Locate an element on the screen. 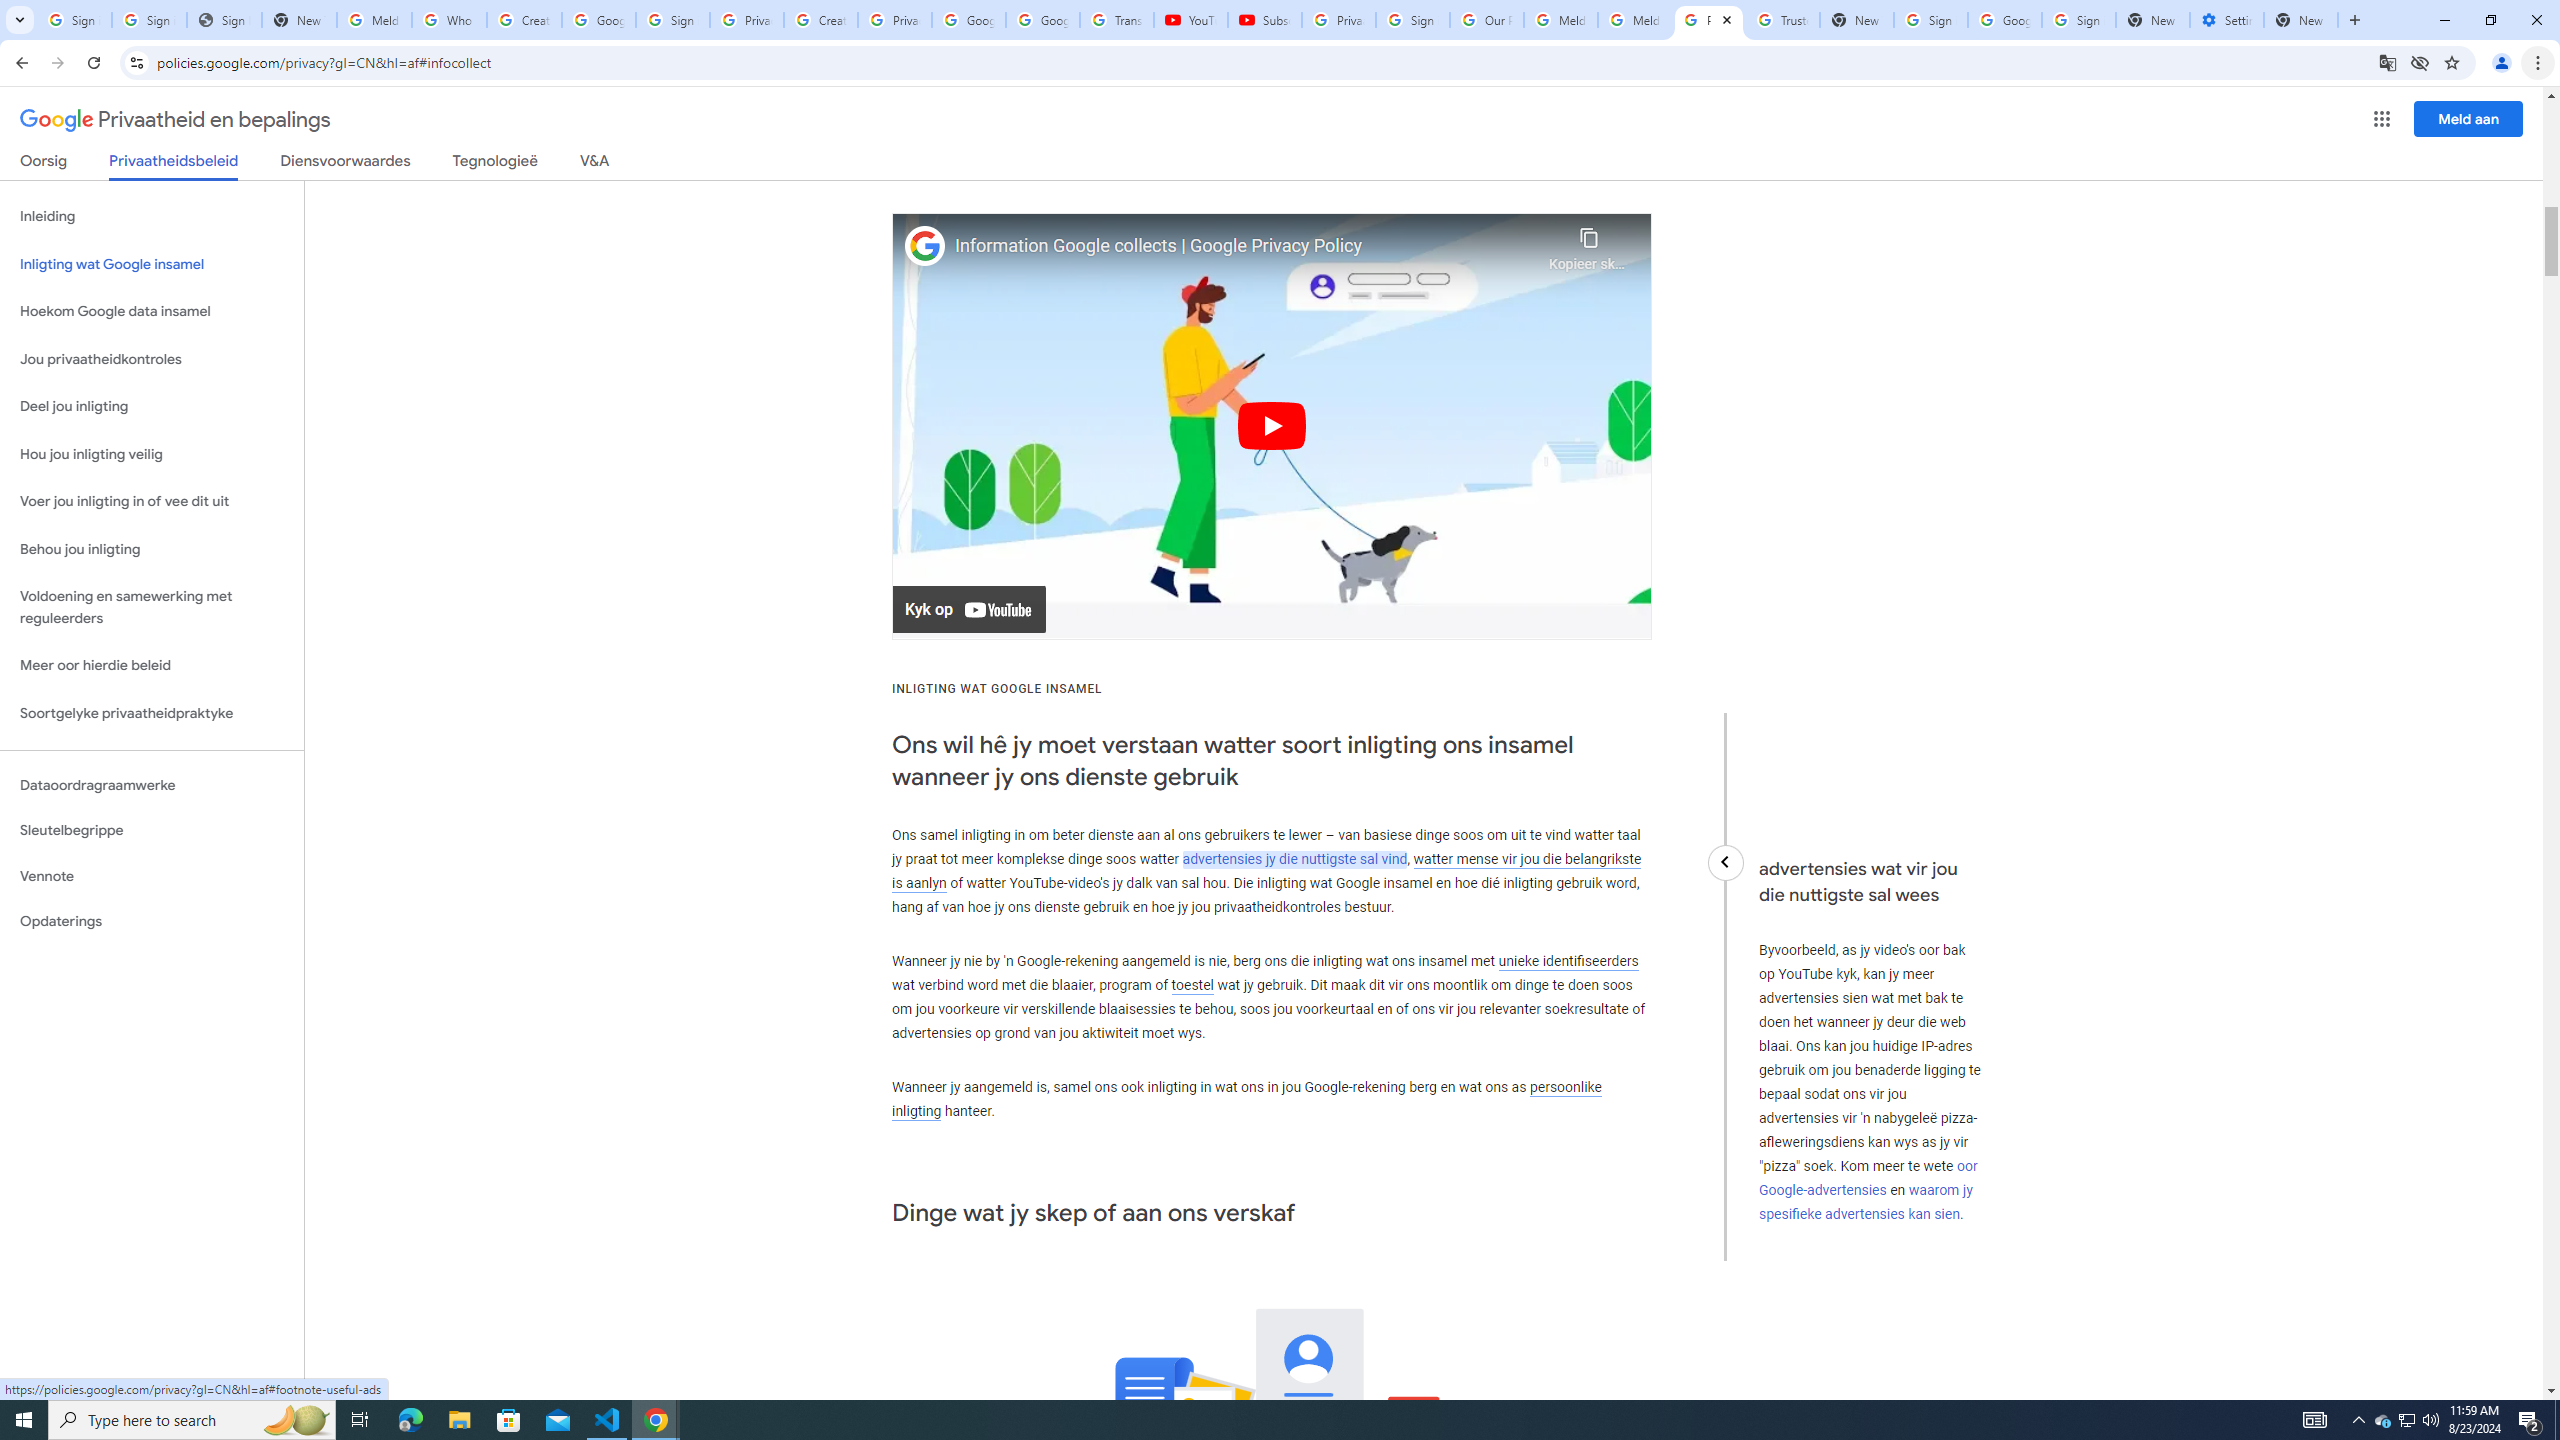 Image resolution: width=2560 pixels, height=1440 pixels. 'Oorsig' is located at coordinates (44, 164).